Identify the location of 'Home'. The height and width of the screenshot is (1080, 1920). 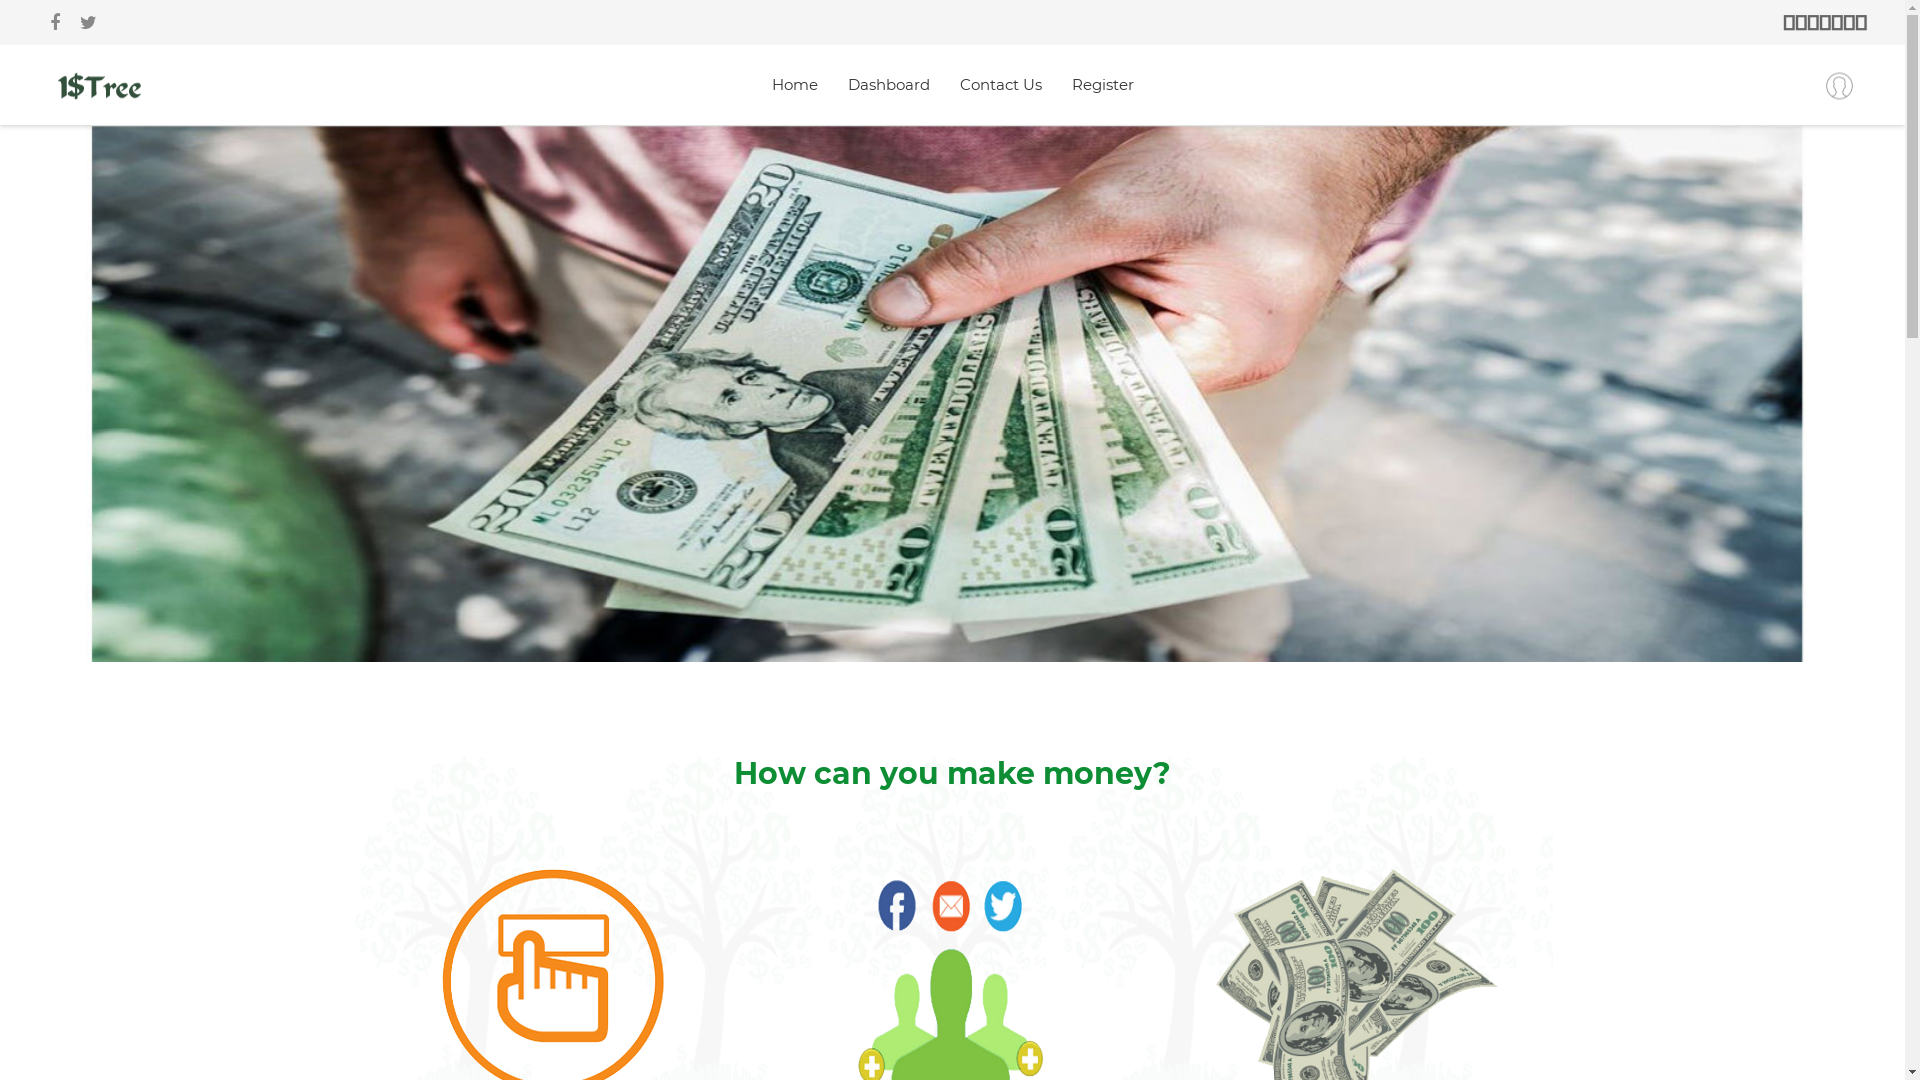
(794, 83).